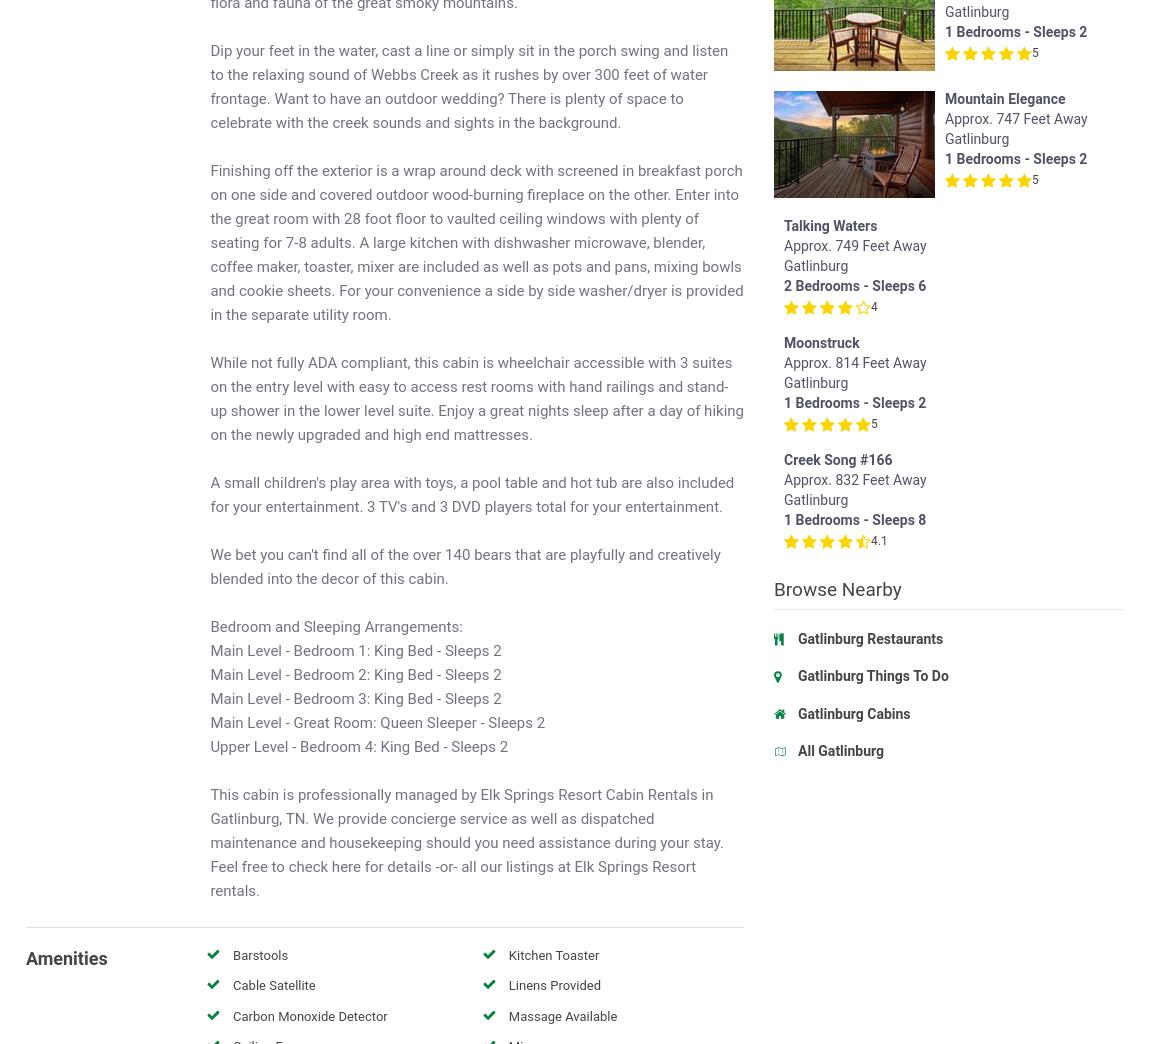 This screenshot has width=1150, height=1044. I want to click on 'Linens Provided', so click(554, 985).